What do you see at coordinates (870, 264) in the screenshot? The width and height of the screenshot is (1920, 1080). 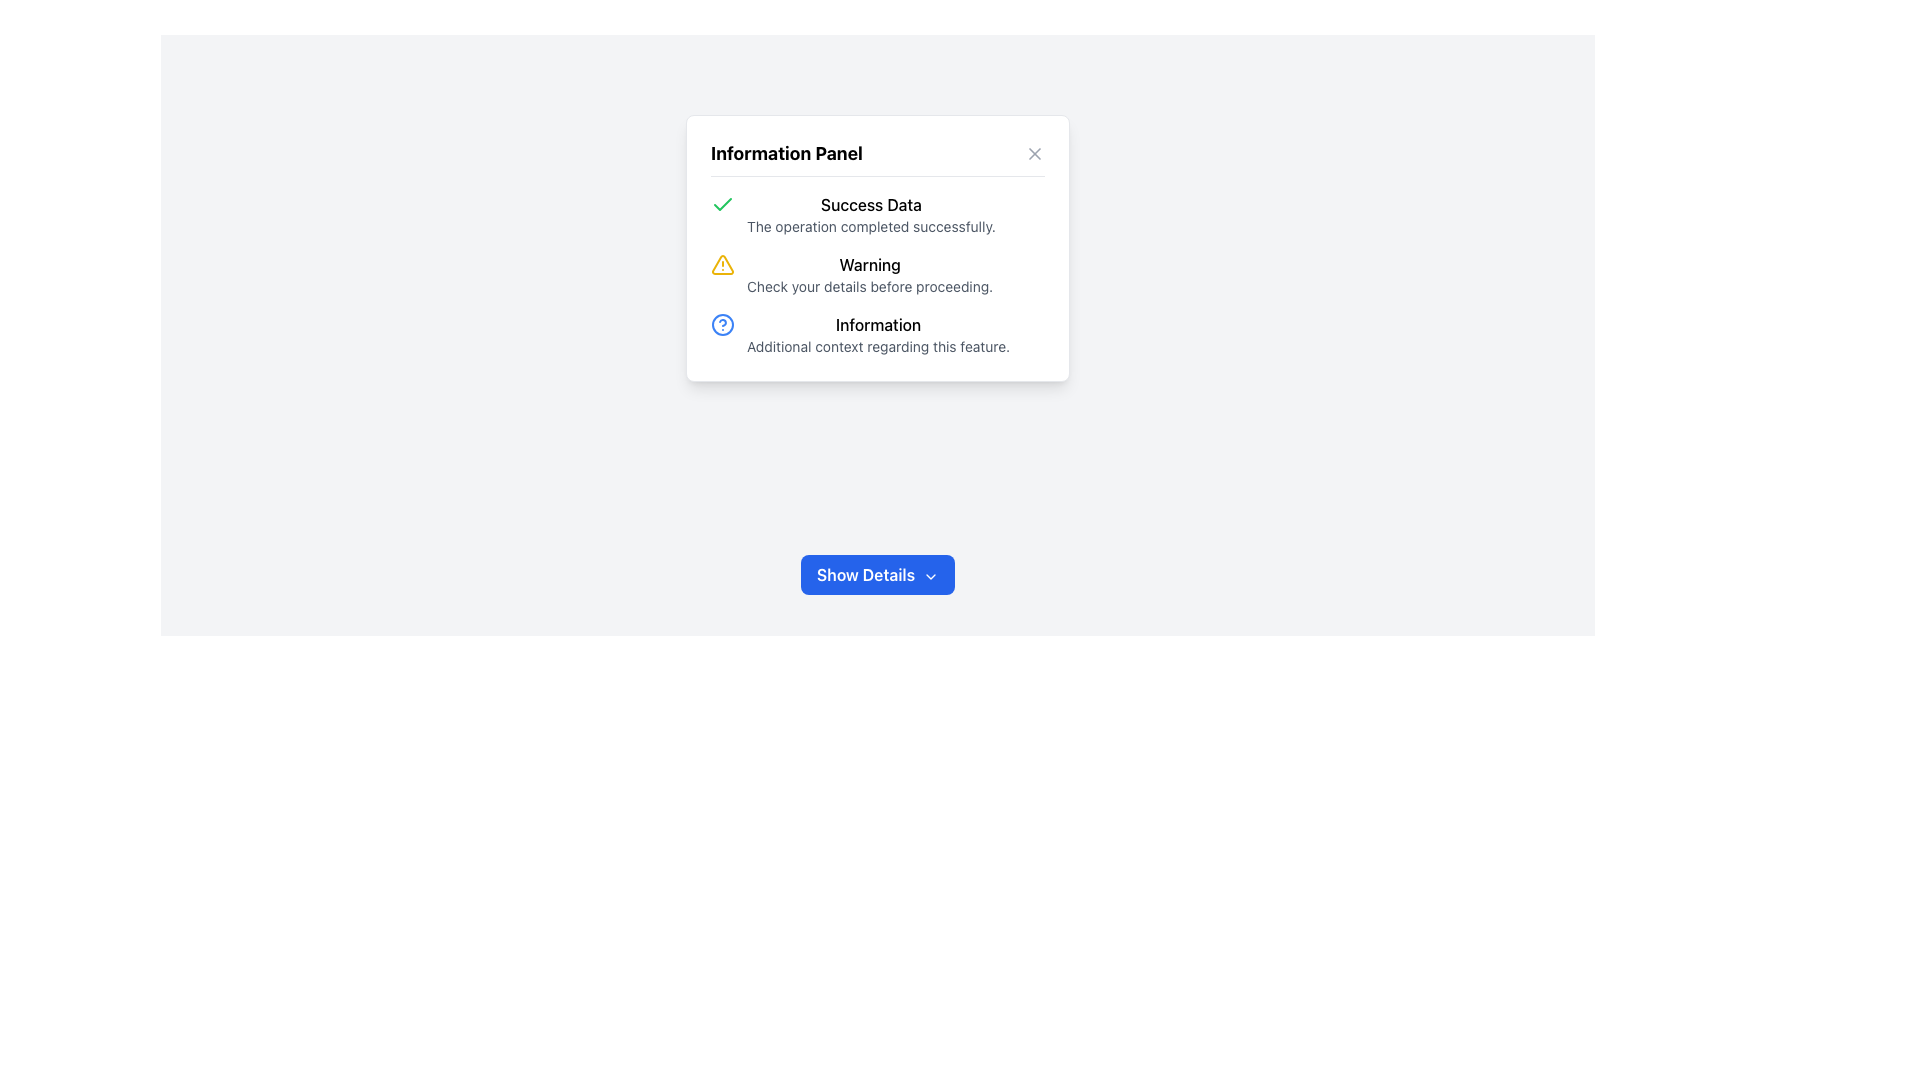 I see `the Text Label that serves as a warning message description, located in the Information Panel, positioned below the 'Success Data' entry and above the 'Information' entry` at bounding box center [870, 264].